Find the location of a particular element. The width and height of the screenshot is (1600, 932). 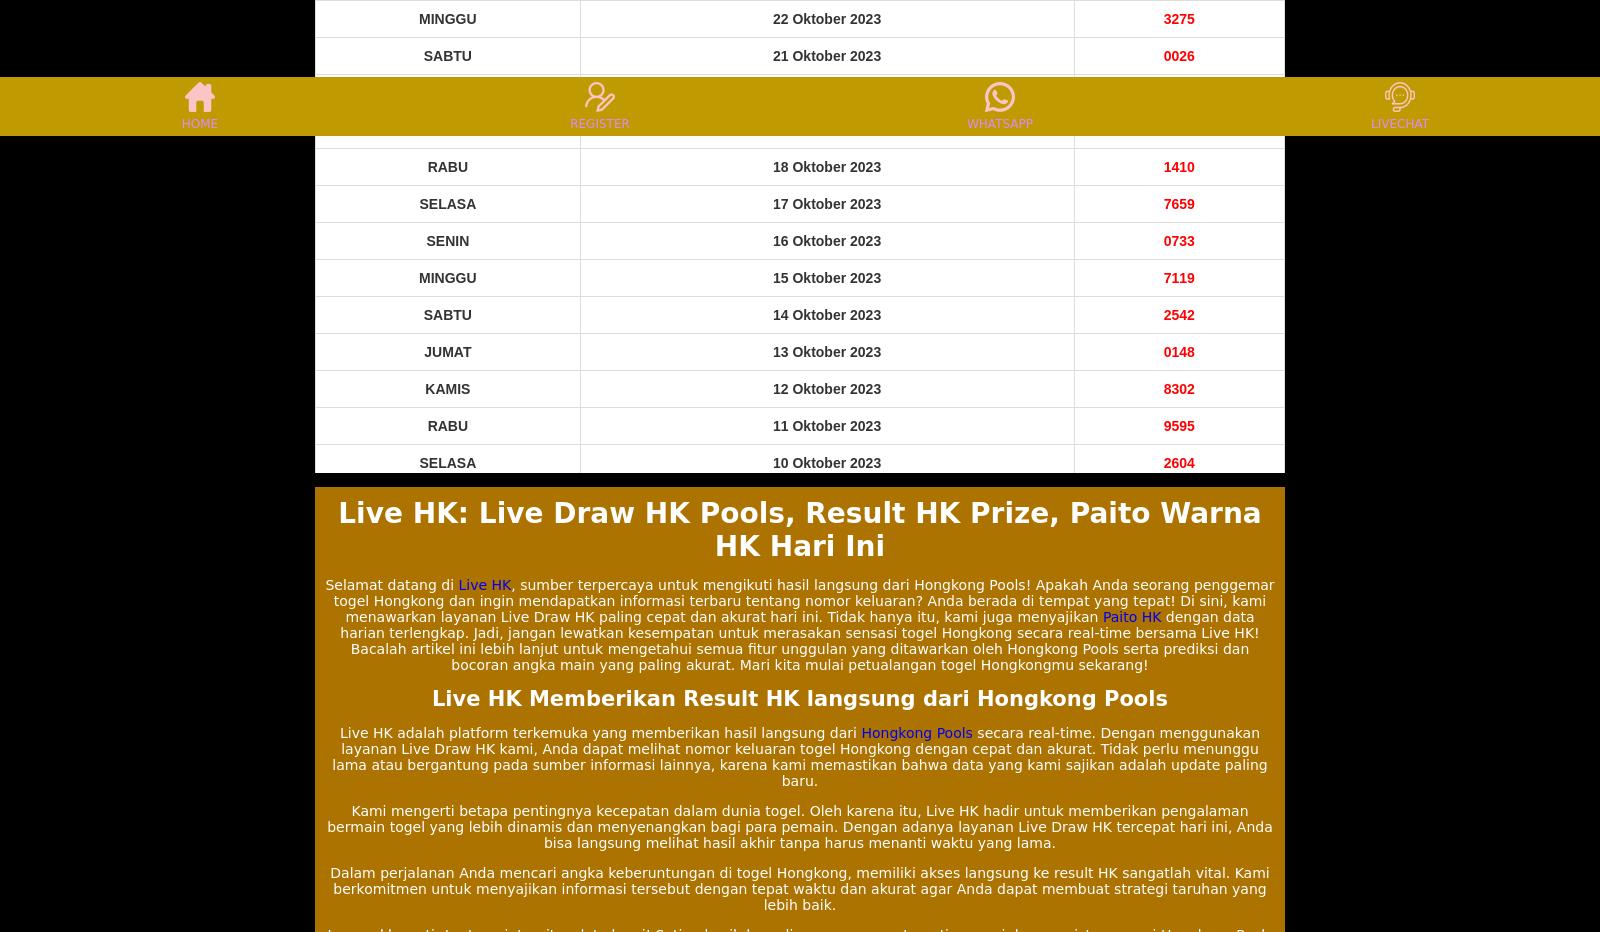

'Live HK: Live Draw HK Pools, Result HK Prize, Paito Warna HK Hari Ini' is located at coordinates (799, 530).